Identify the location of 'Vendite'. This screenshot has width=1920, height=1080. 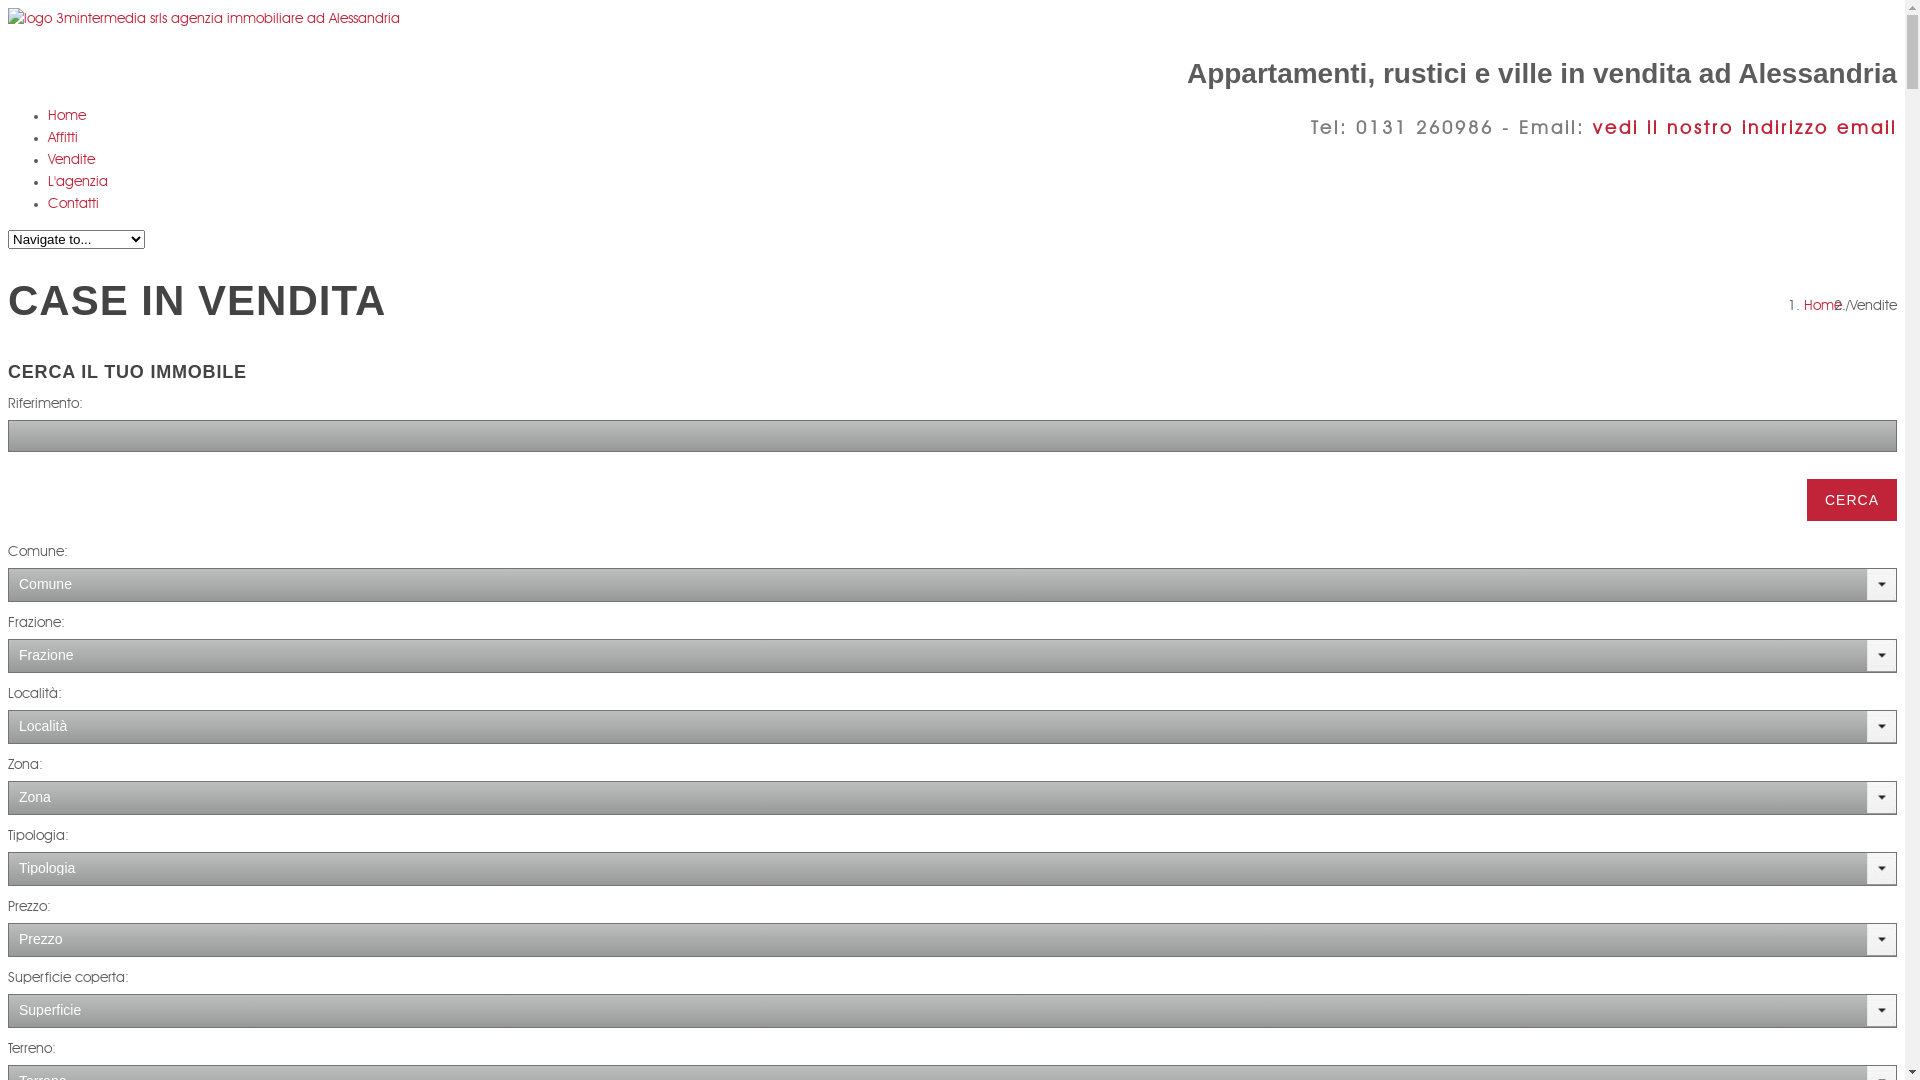
(71, 158).